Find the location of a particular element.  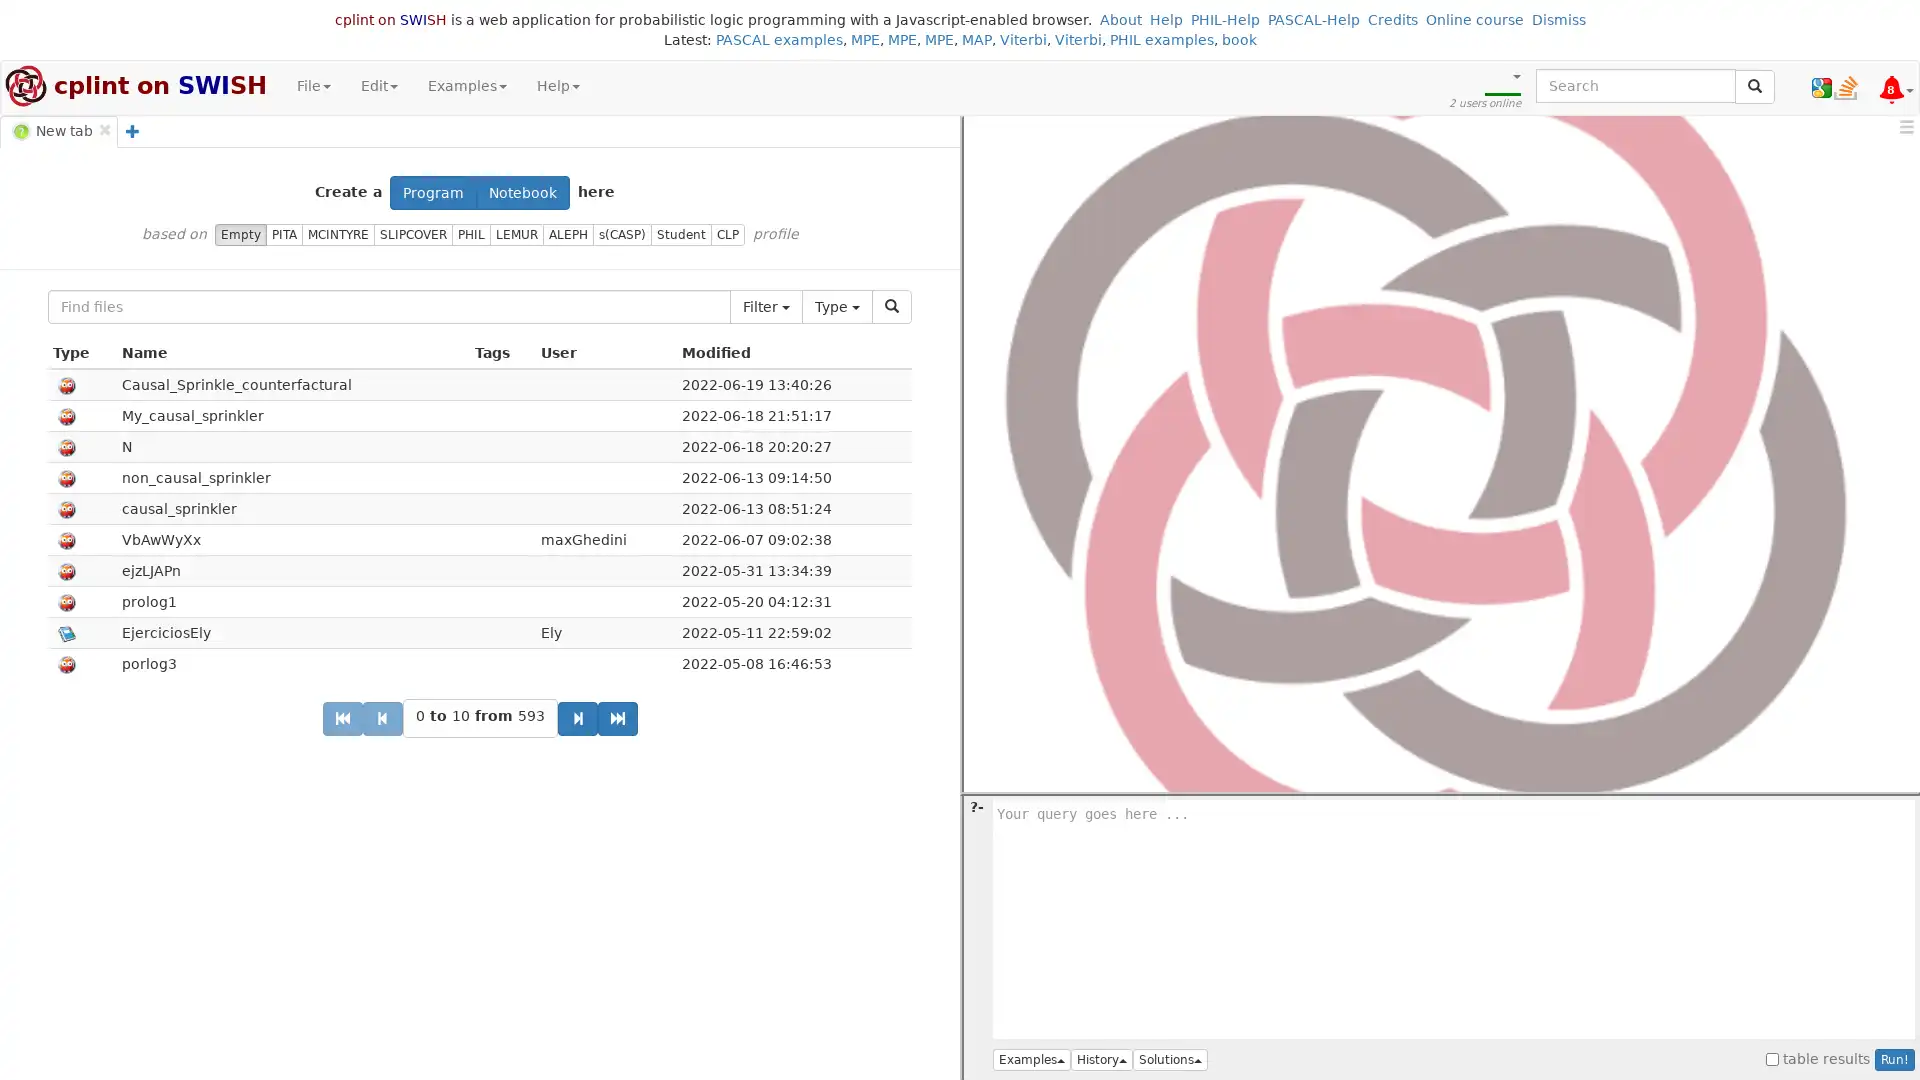

Run! is located at coordinates (1894, 1059).